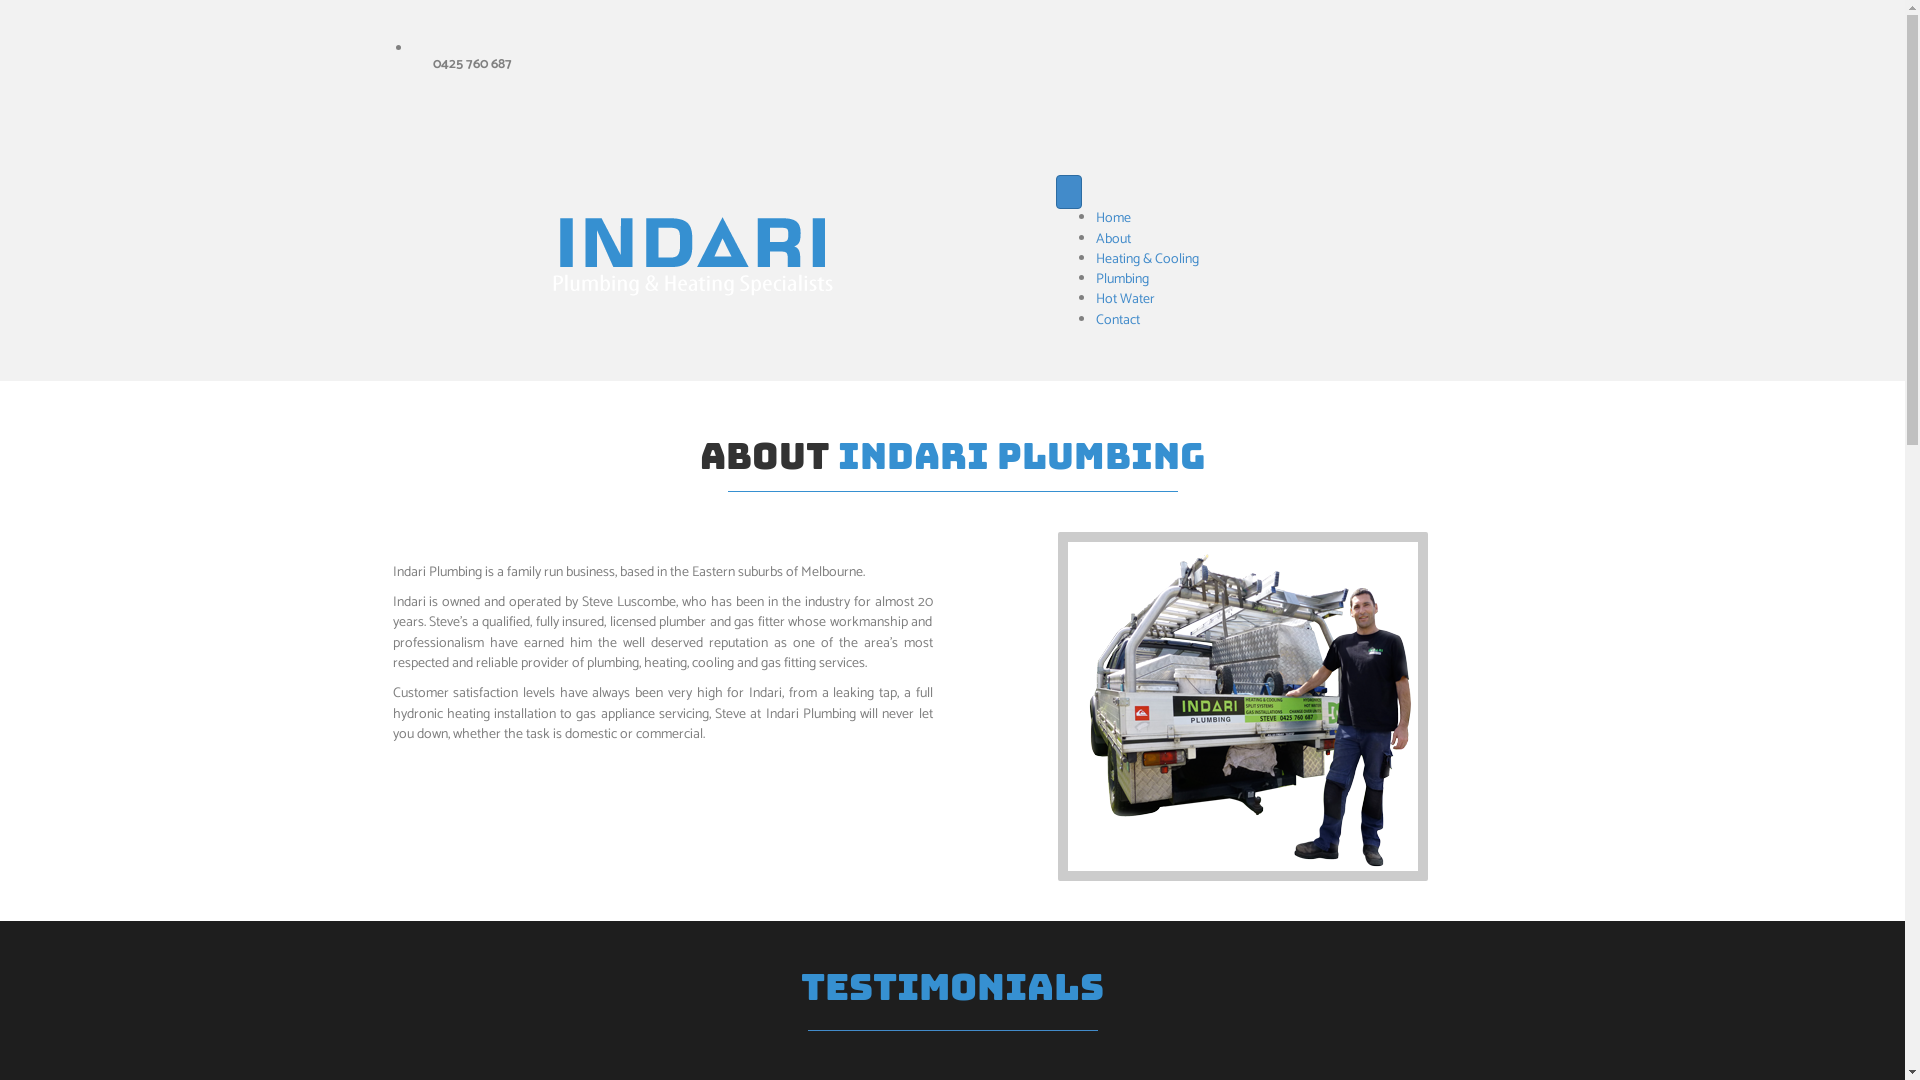 The image size is (1920, 1080). Describe the element at coordinates (1112, 238) in the screenshot. I see `'About'` at that location.